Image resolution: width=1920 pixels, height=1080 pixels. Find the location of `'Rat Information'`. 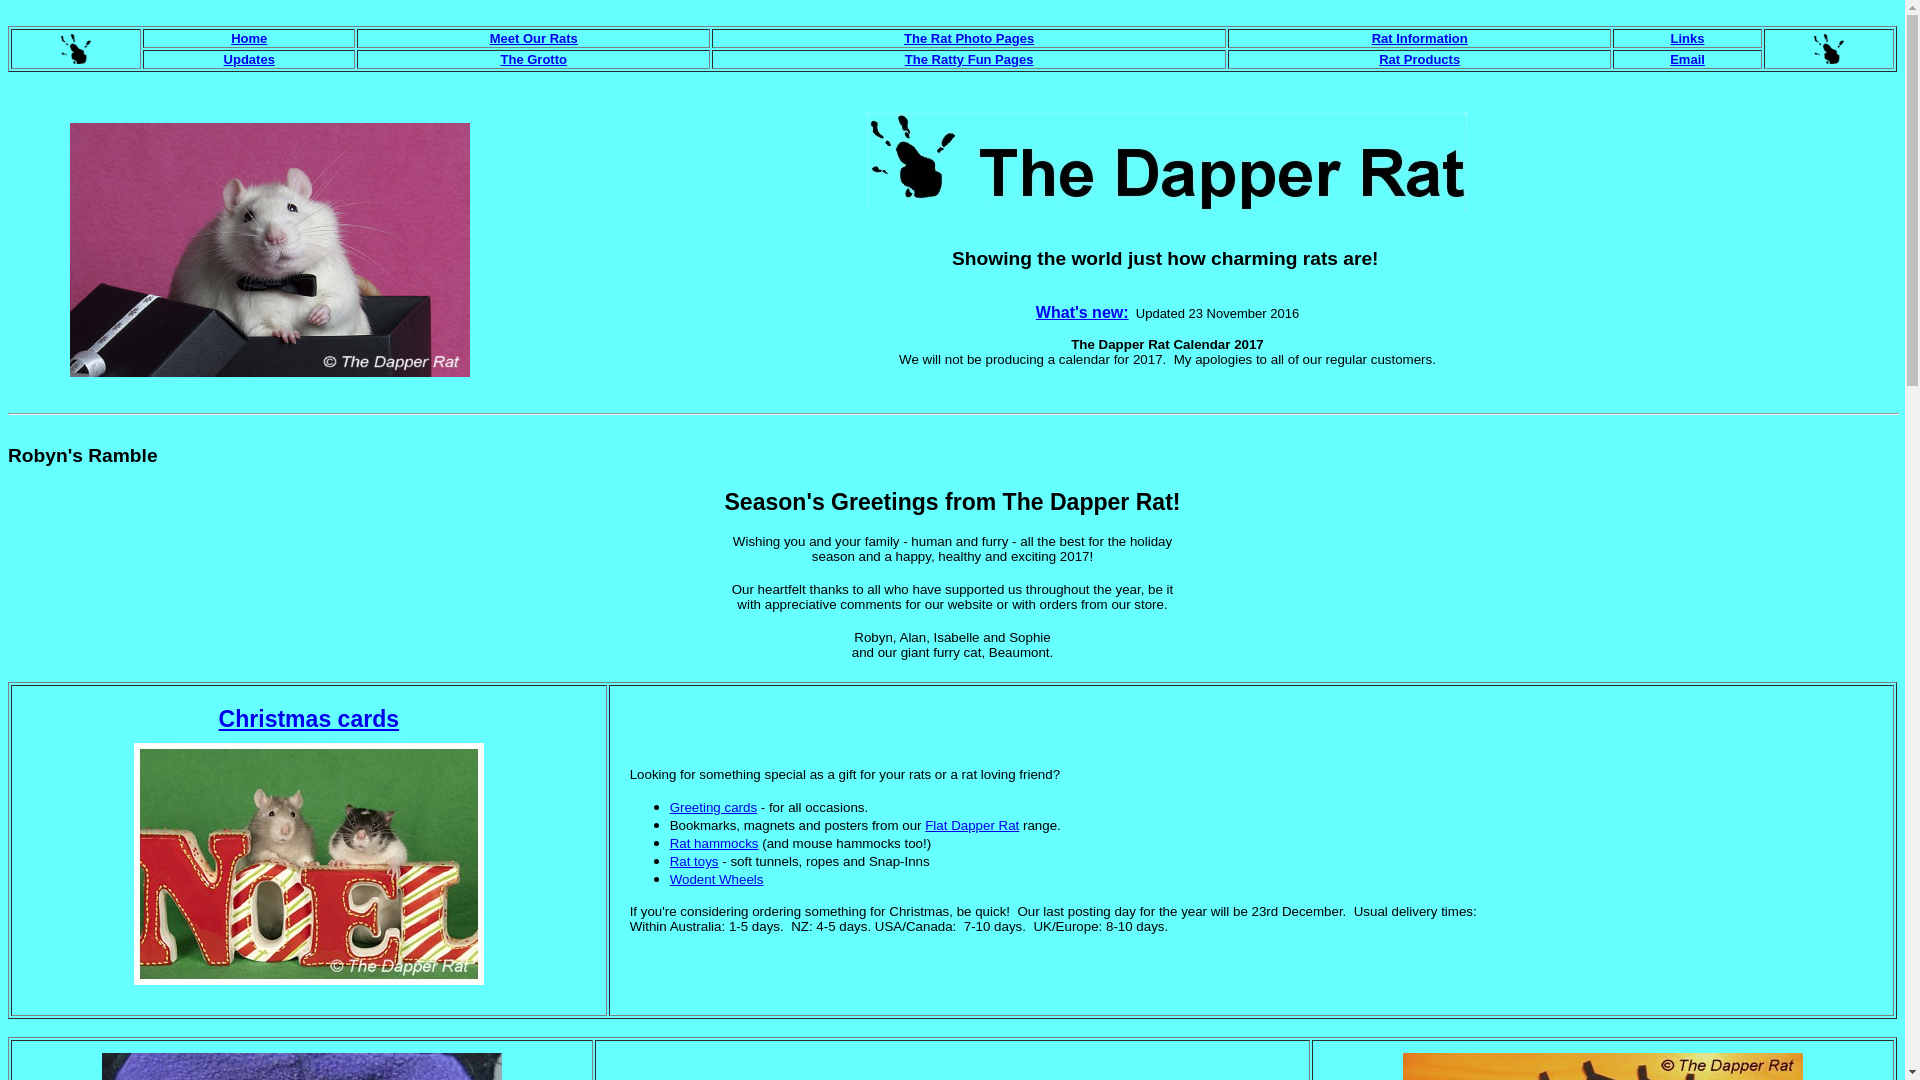

'Rat Information' is located at coordinates (1419, 37).